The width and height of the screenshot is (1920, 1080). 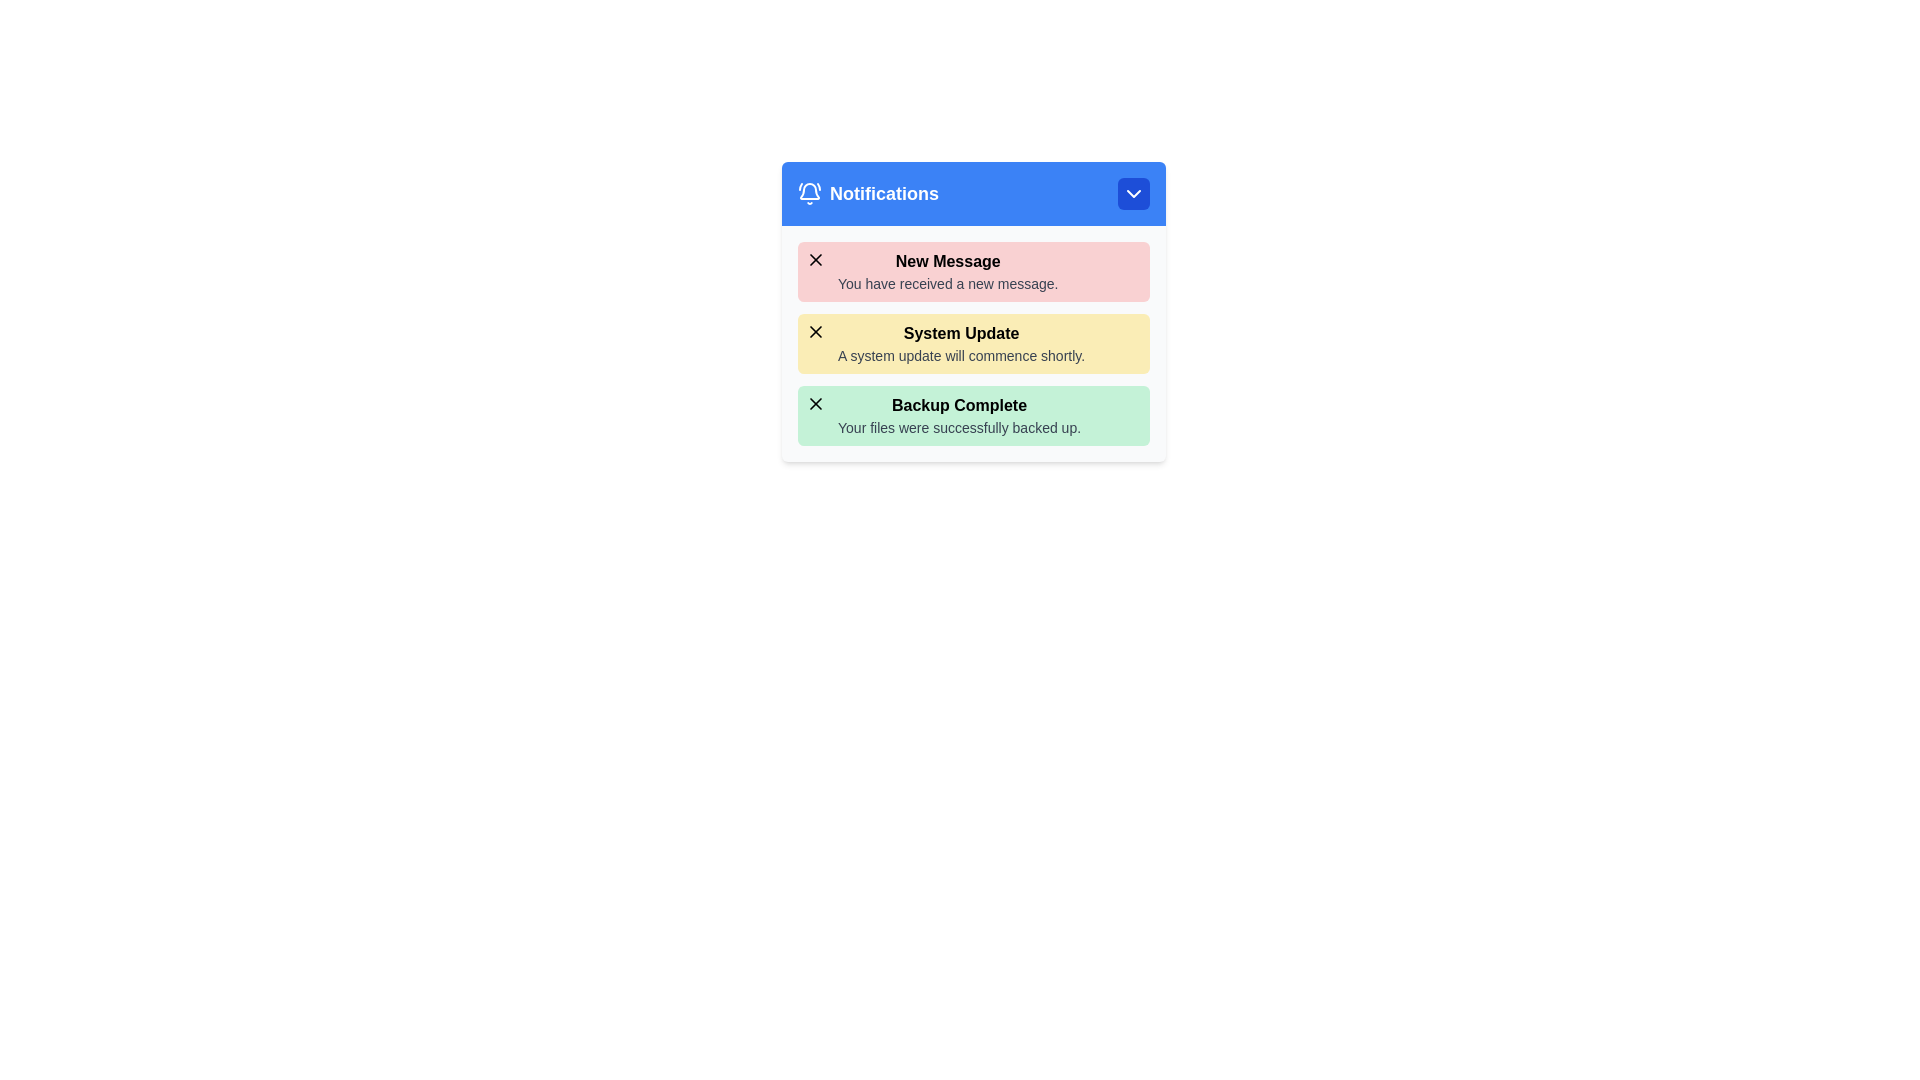 I want to click on the text label displaying the notification message under the 'New Message' header in the notification dropdown, so click(x=947, y=284).